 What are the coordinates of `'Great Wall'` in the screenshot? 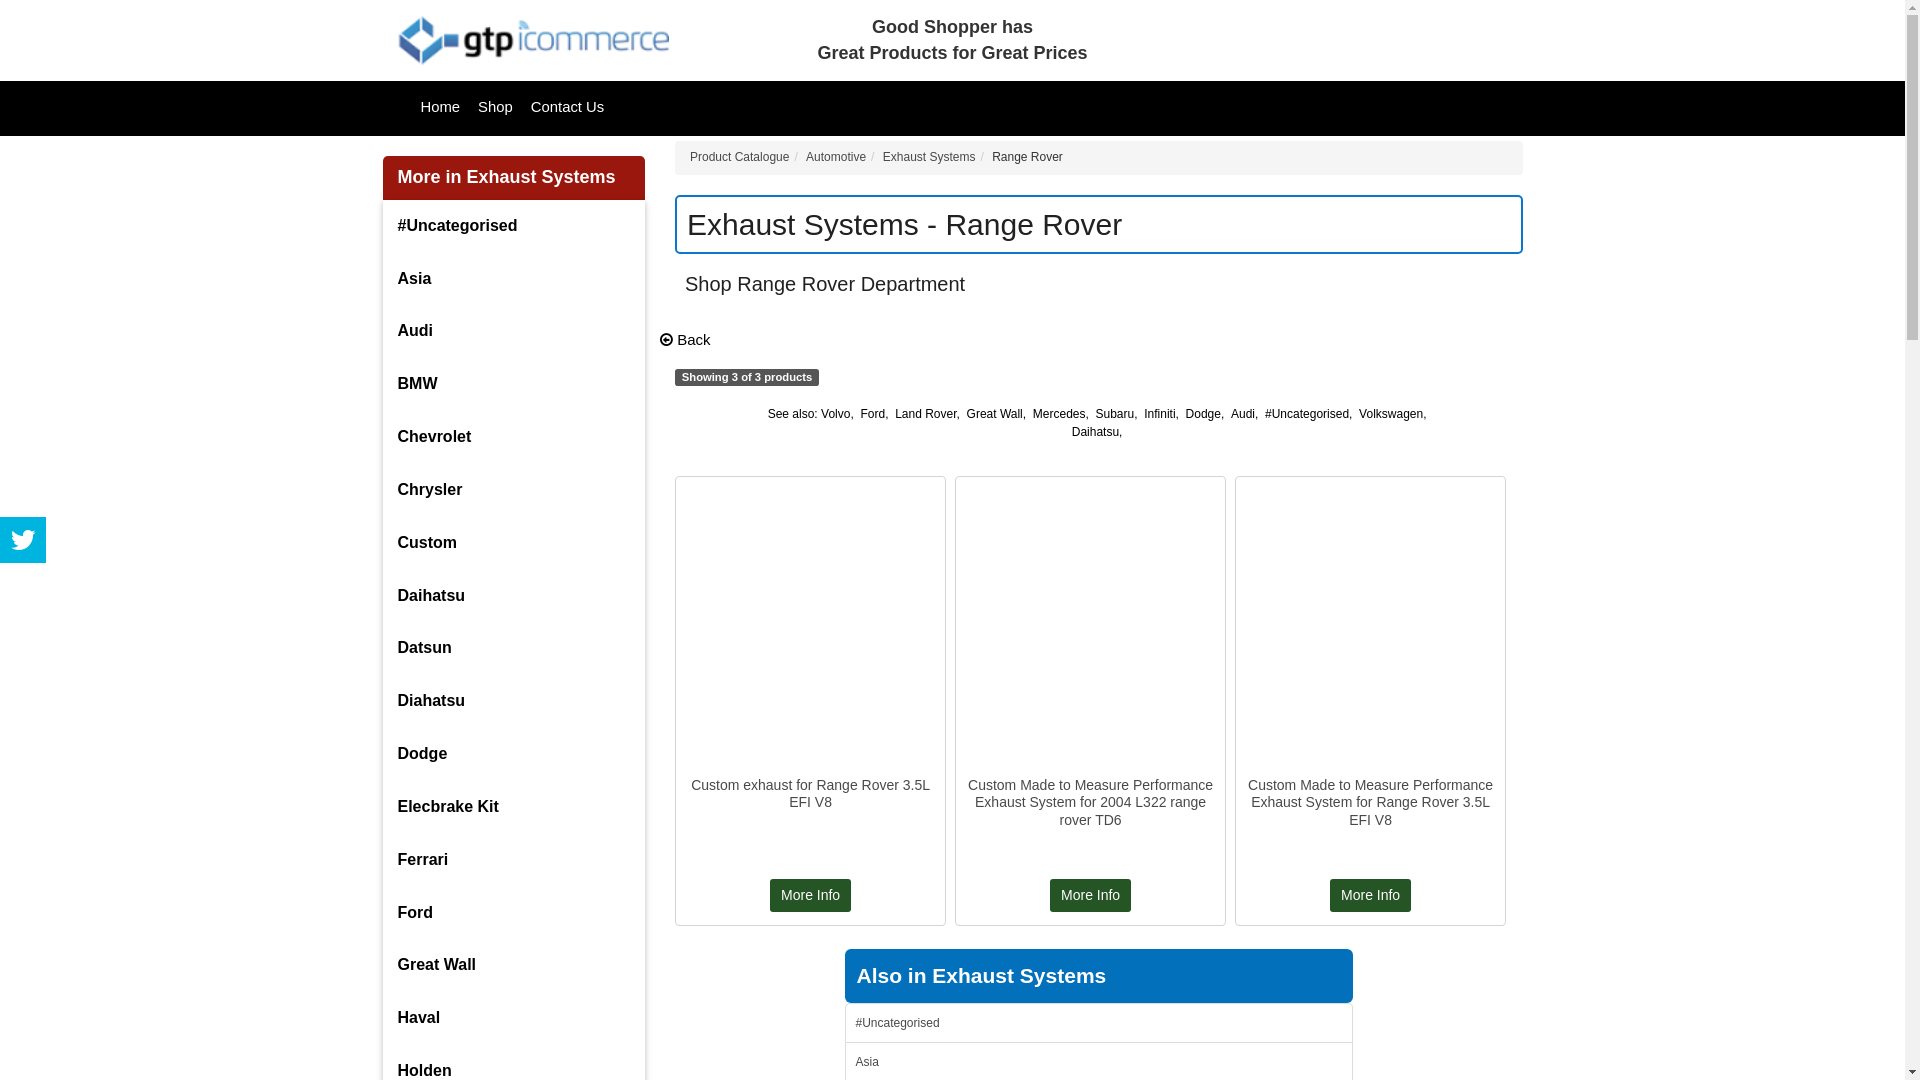 It's located at (994, 412).